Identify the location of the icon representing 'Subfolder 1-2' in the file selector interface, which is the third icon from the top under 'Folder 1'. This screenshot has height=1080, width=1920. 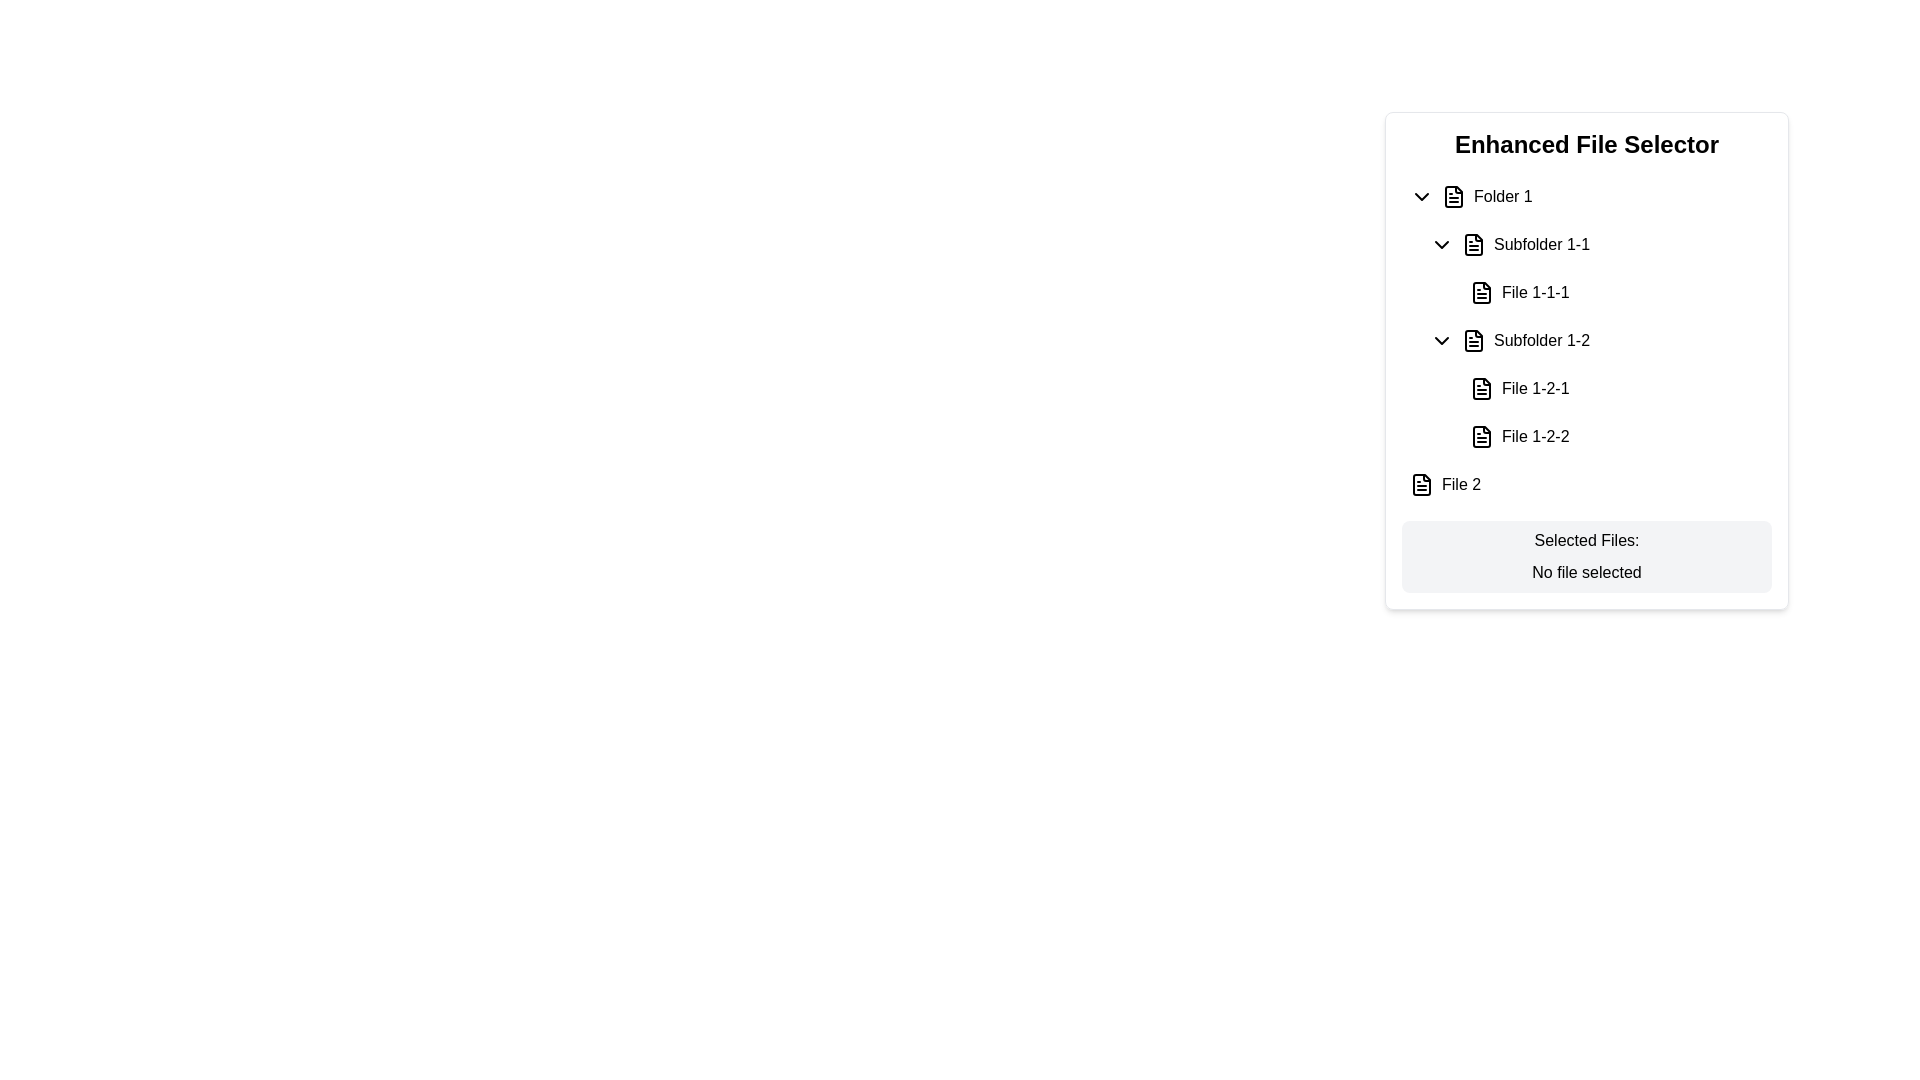
(1473, 339).